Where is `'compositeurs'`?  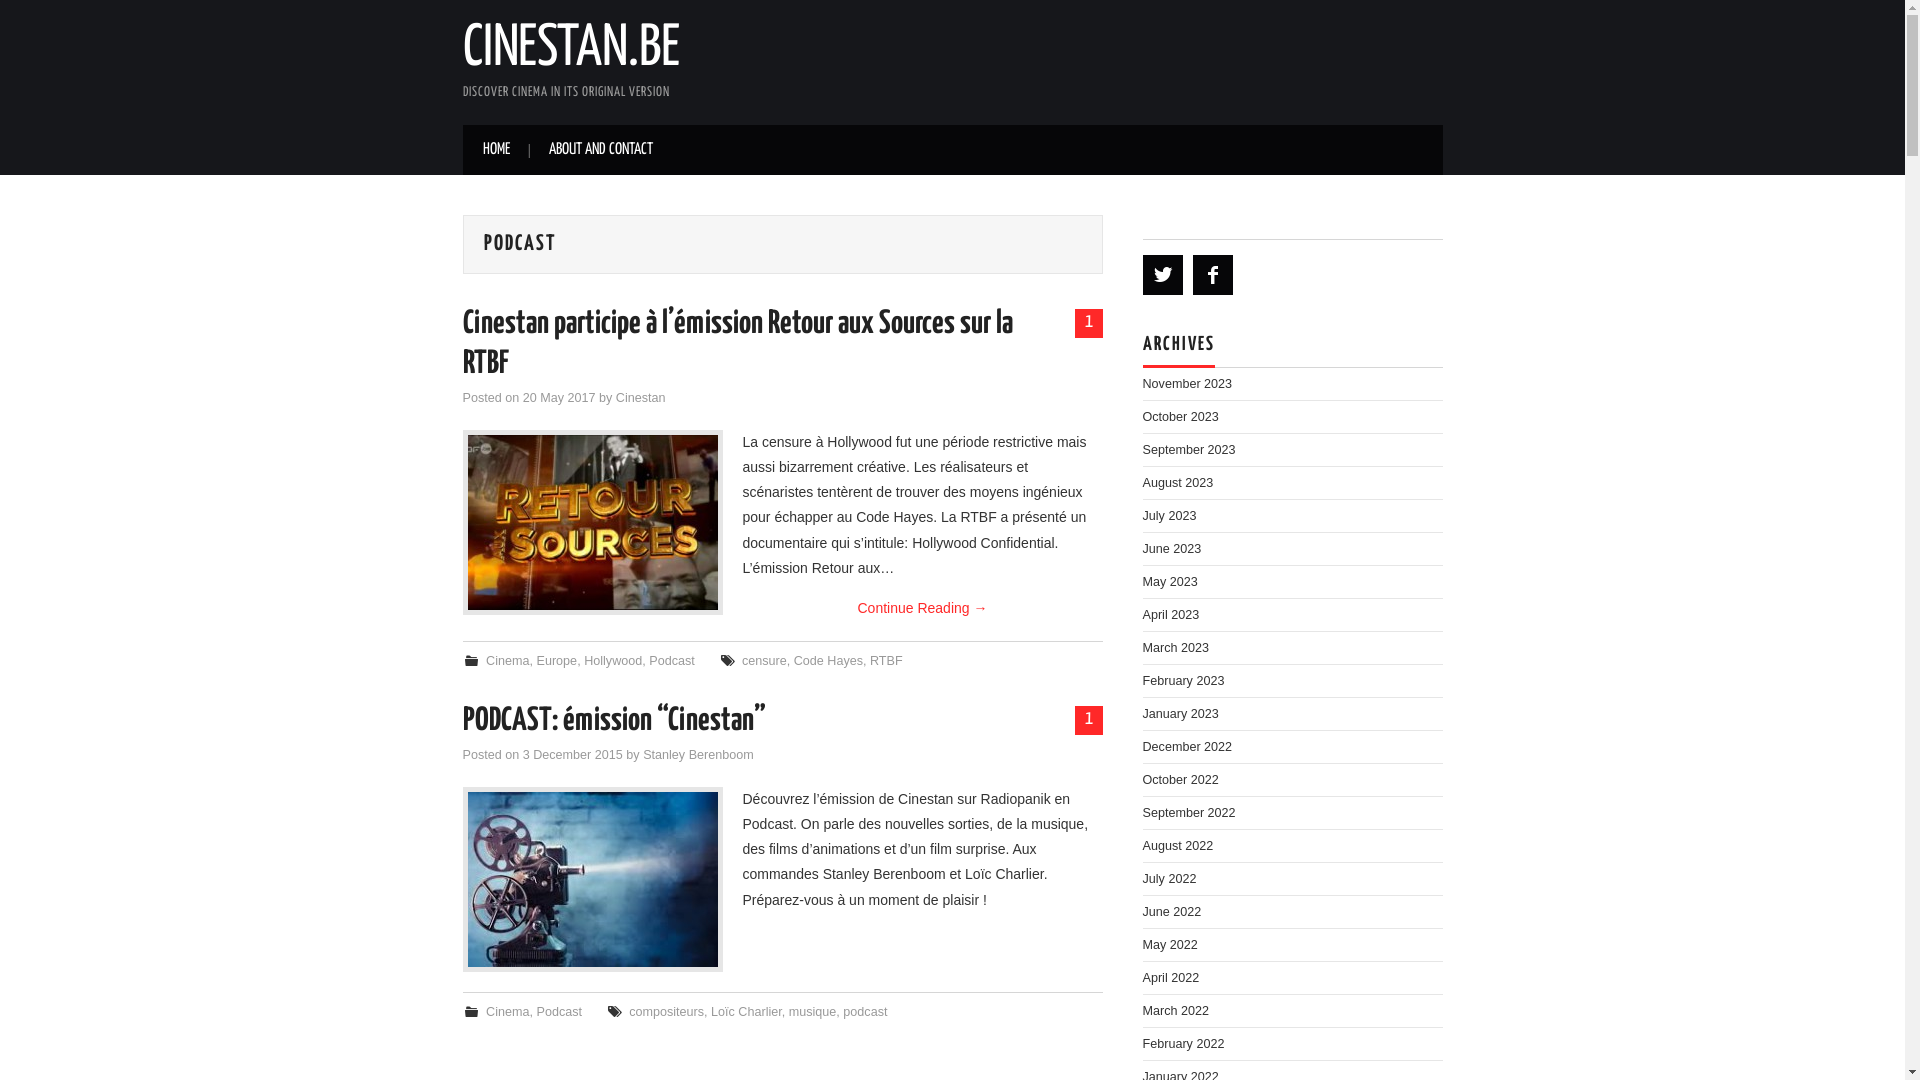
'compositeurs' is located at coordinates (666, 1011).